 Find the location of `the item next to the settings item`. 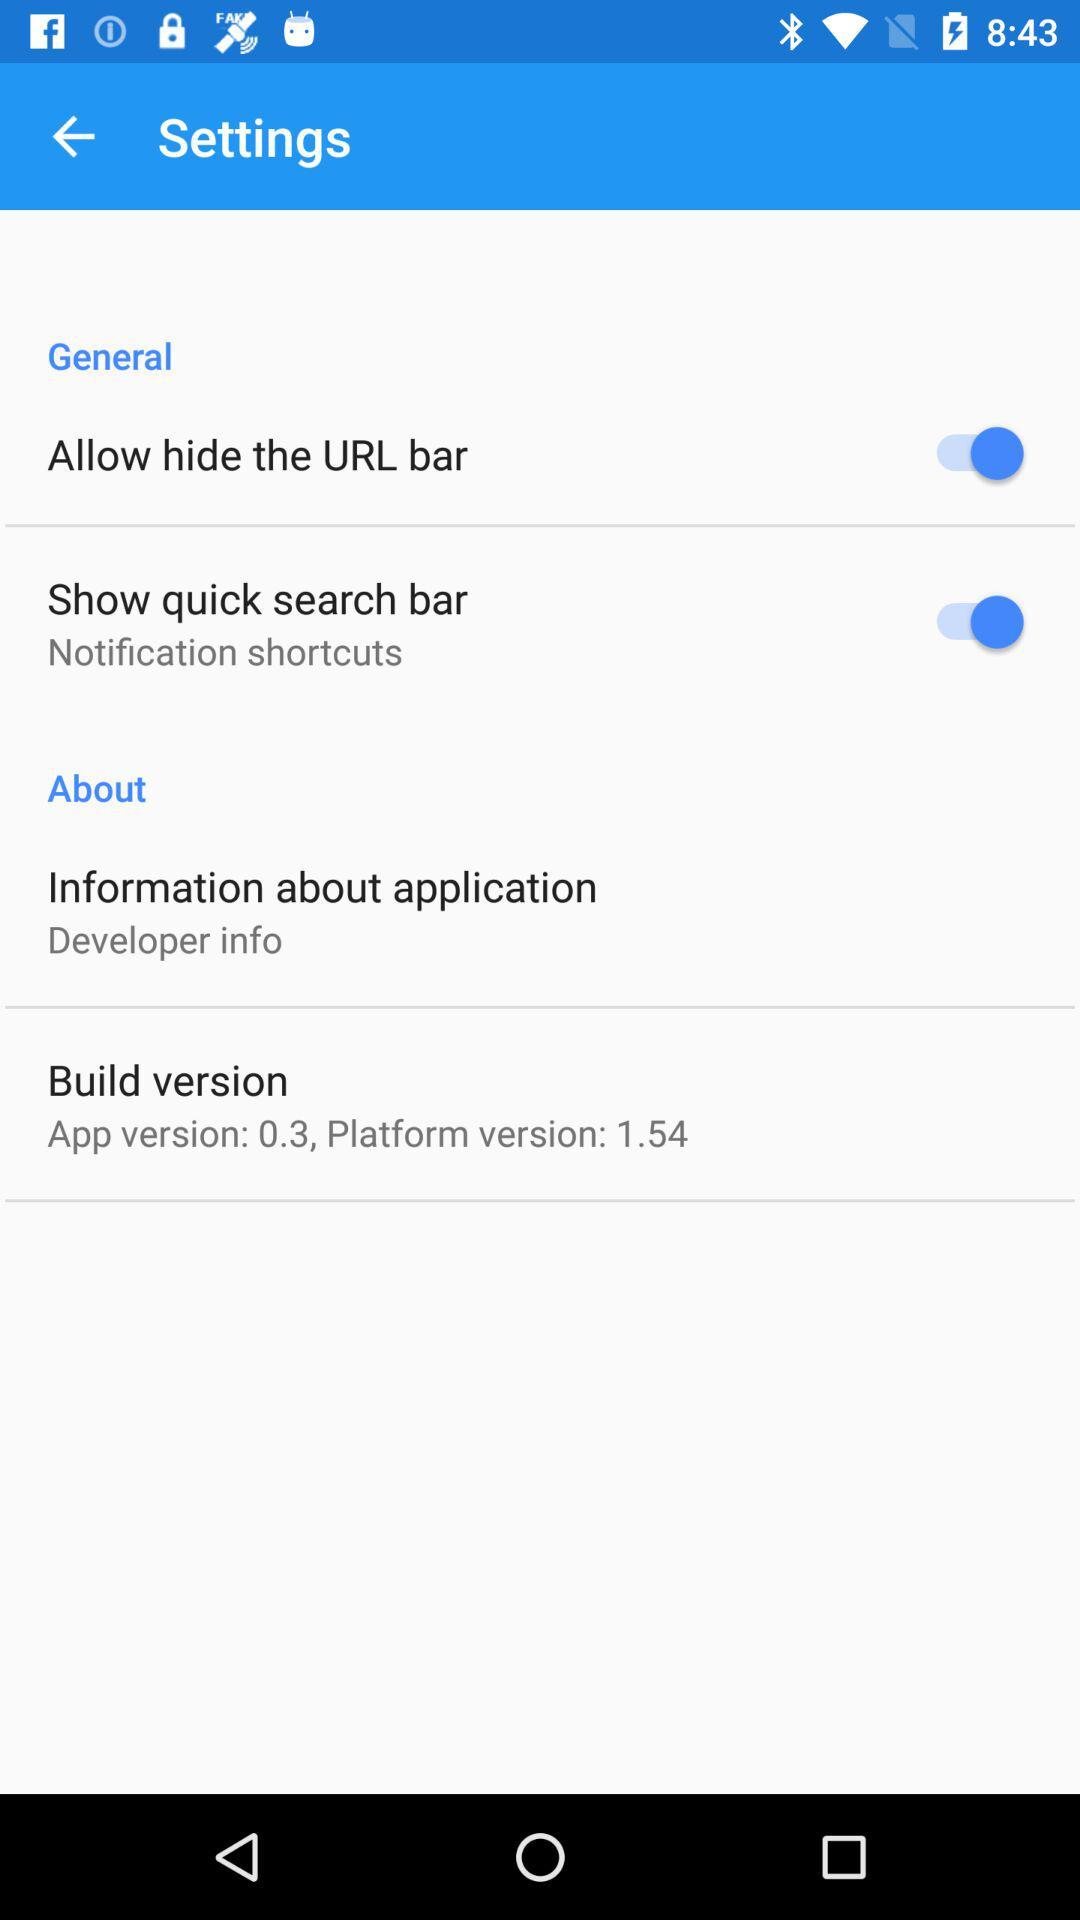

the item next to the settings item is located at coordinates (72, 135).